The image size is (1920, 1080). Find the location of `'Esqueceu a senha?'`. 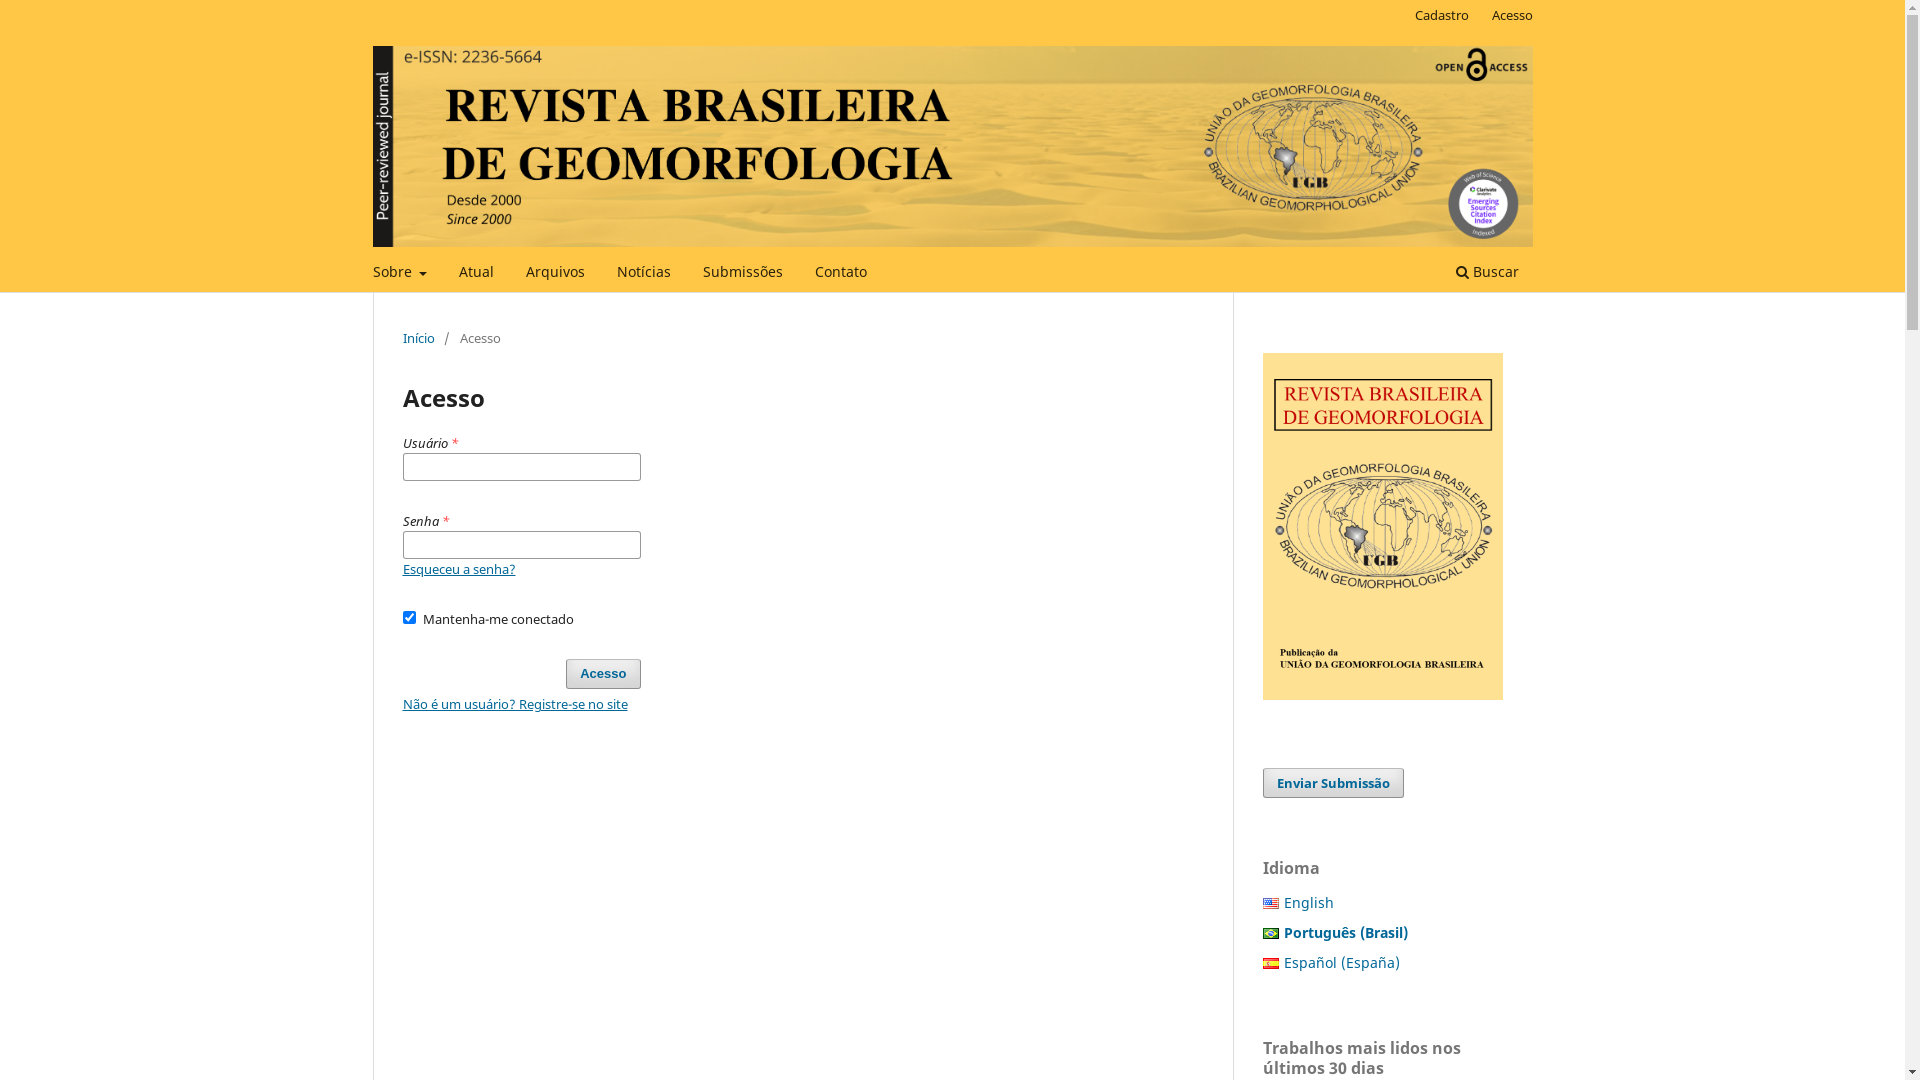

'Esqueceu a senha?' is located at coordinates (401, 569).